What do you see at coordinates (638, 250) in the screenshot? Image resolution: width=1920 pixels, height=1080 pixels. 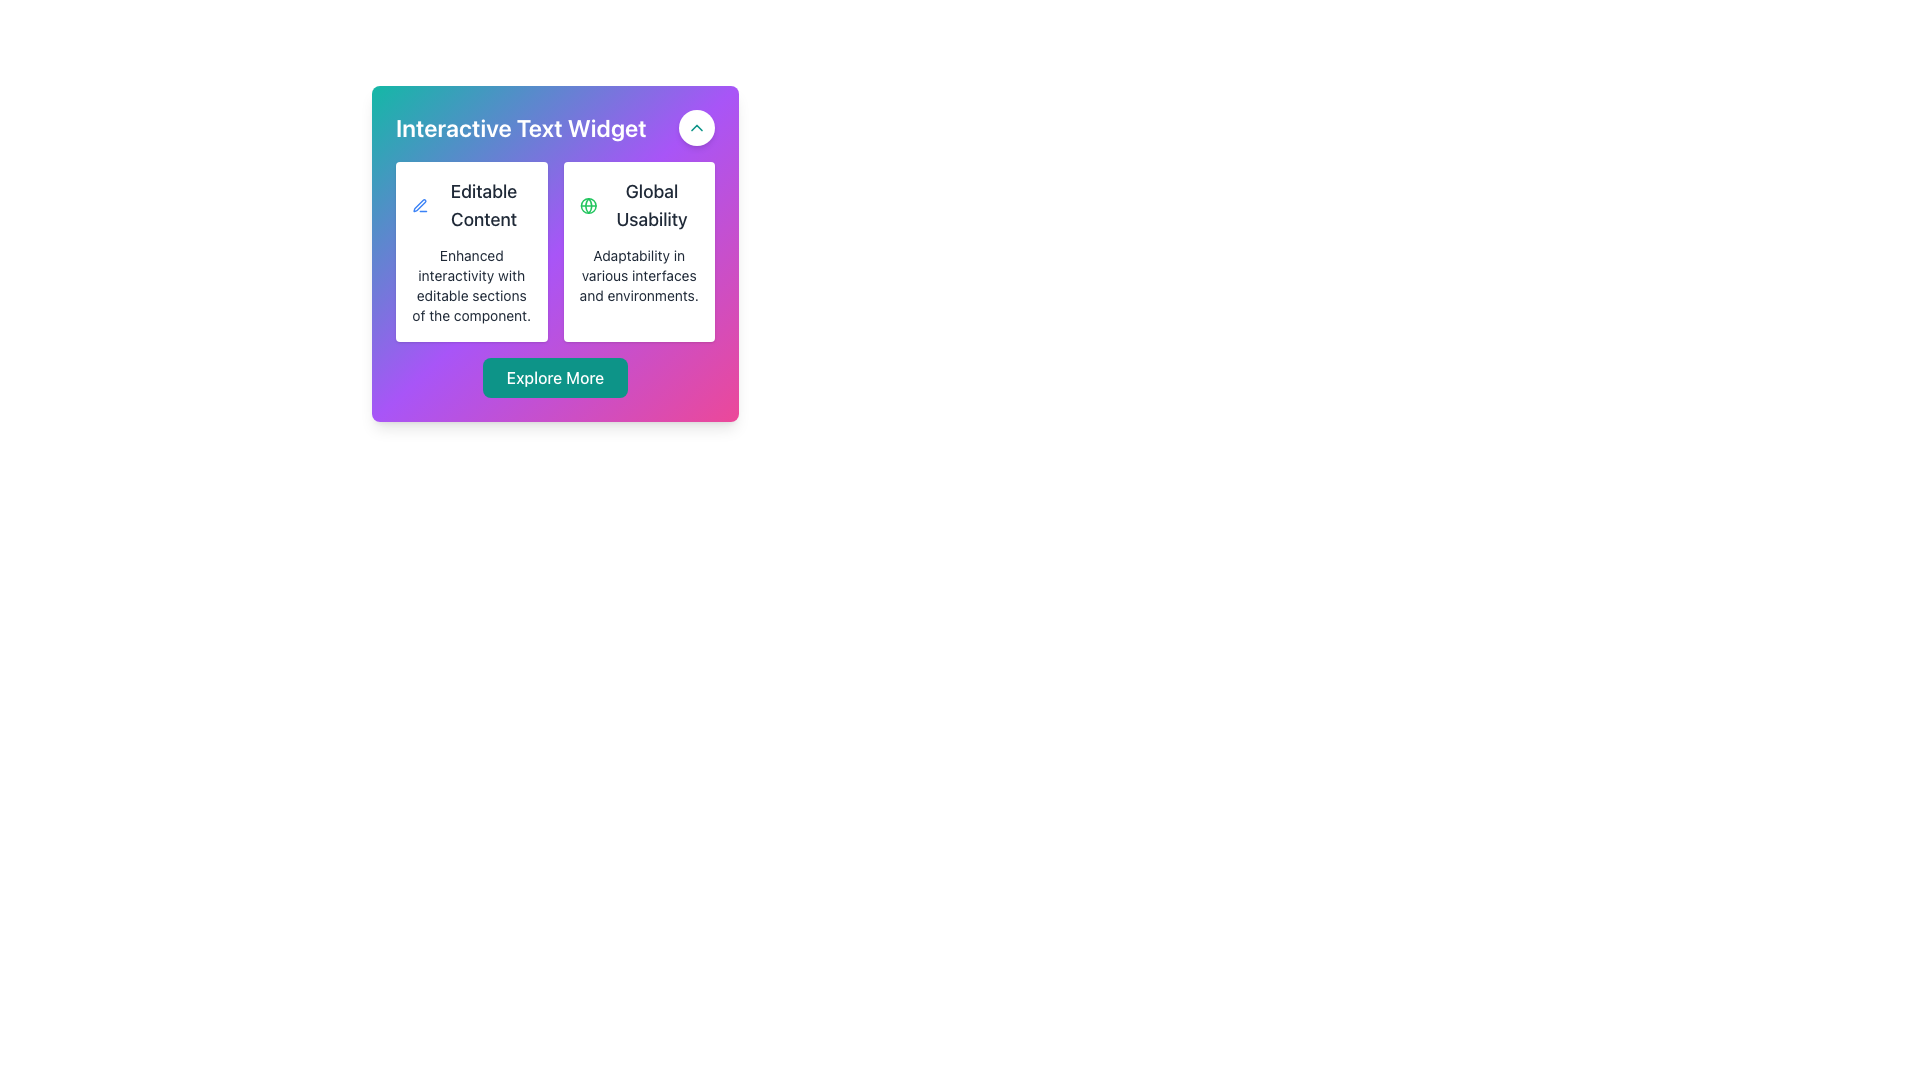 I see `content inside the Information Card located in the second column of the grid layout, positioned to the right of the 'Editable Content' card and above the 'Explore More' button` at bounding box center [638, 250].